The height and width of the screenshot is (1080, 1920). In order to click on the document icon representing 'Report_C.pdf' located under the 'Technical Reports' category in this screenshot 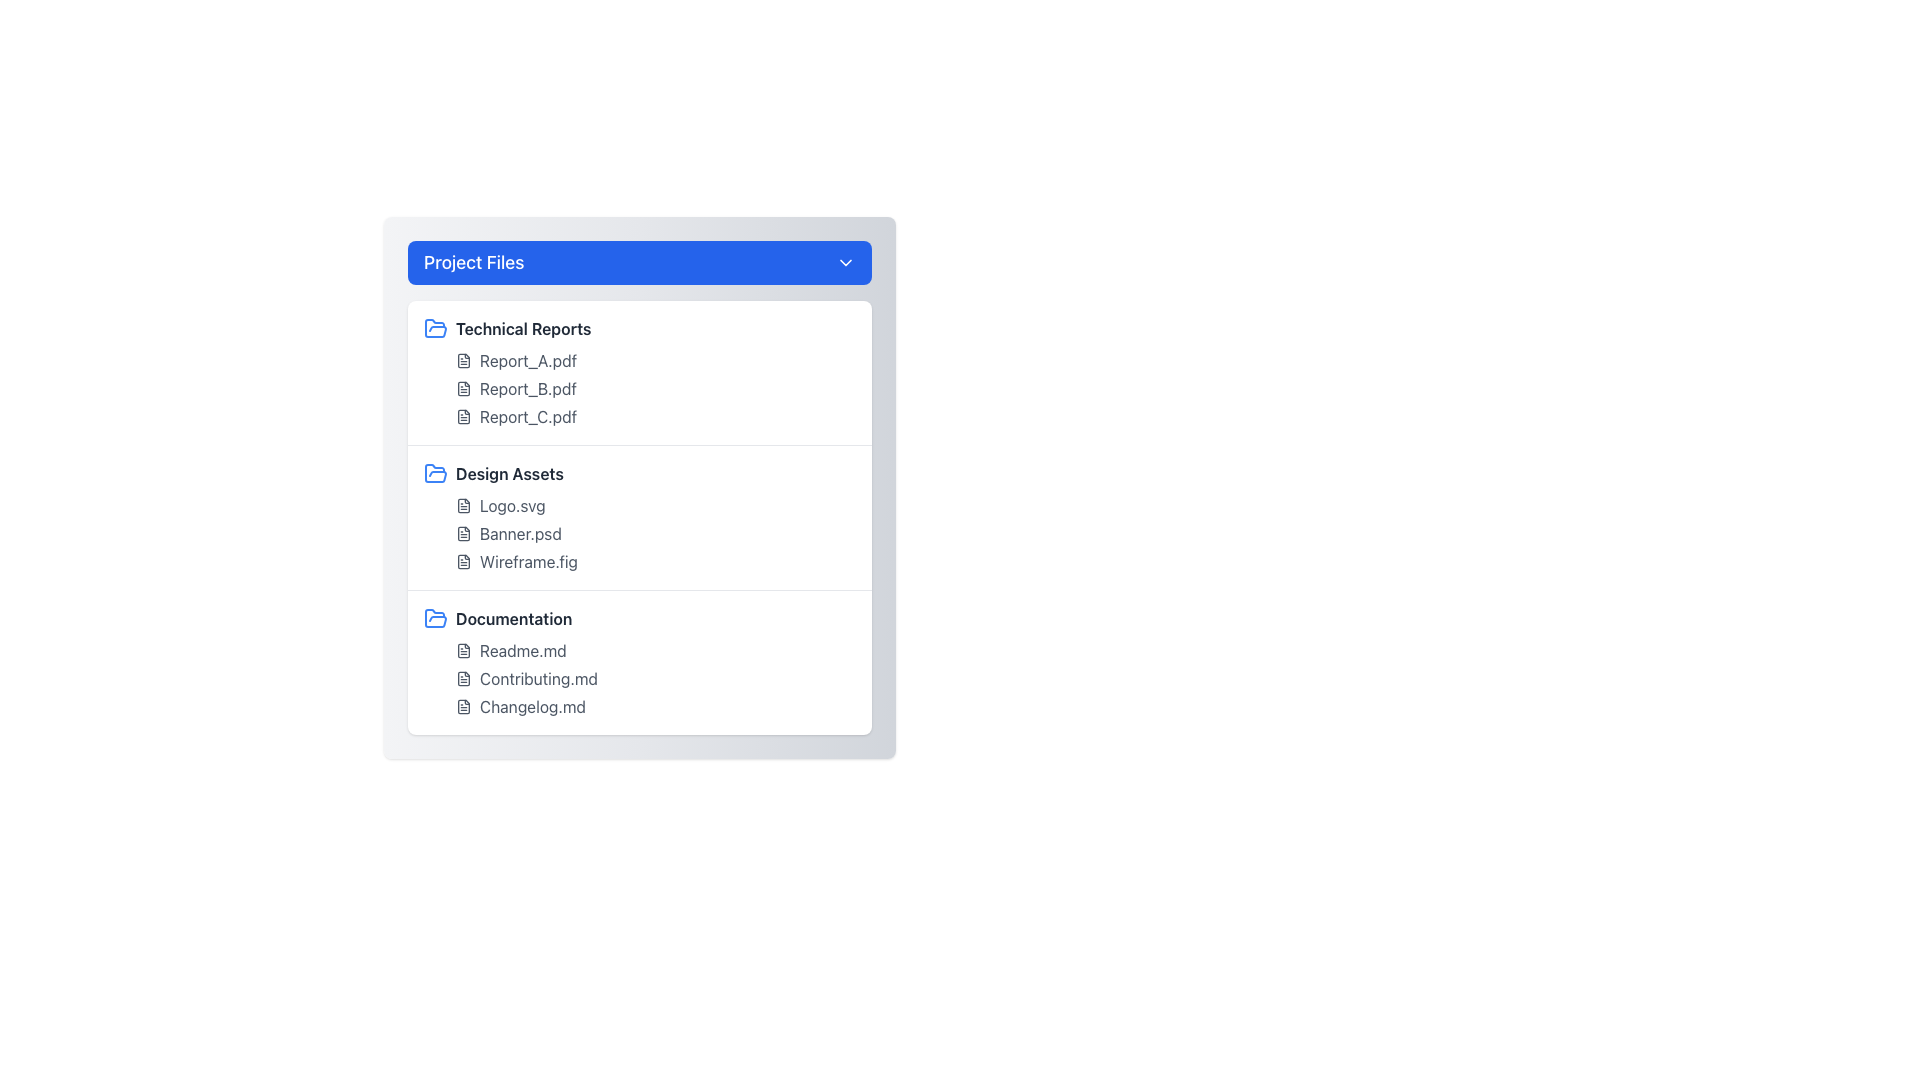, I will do `click(463, 415)`.